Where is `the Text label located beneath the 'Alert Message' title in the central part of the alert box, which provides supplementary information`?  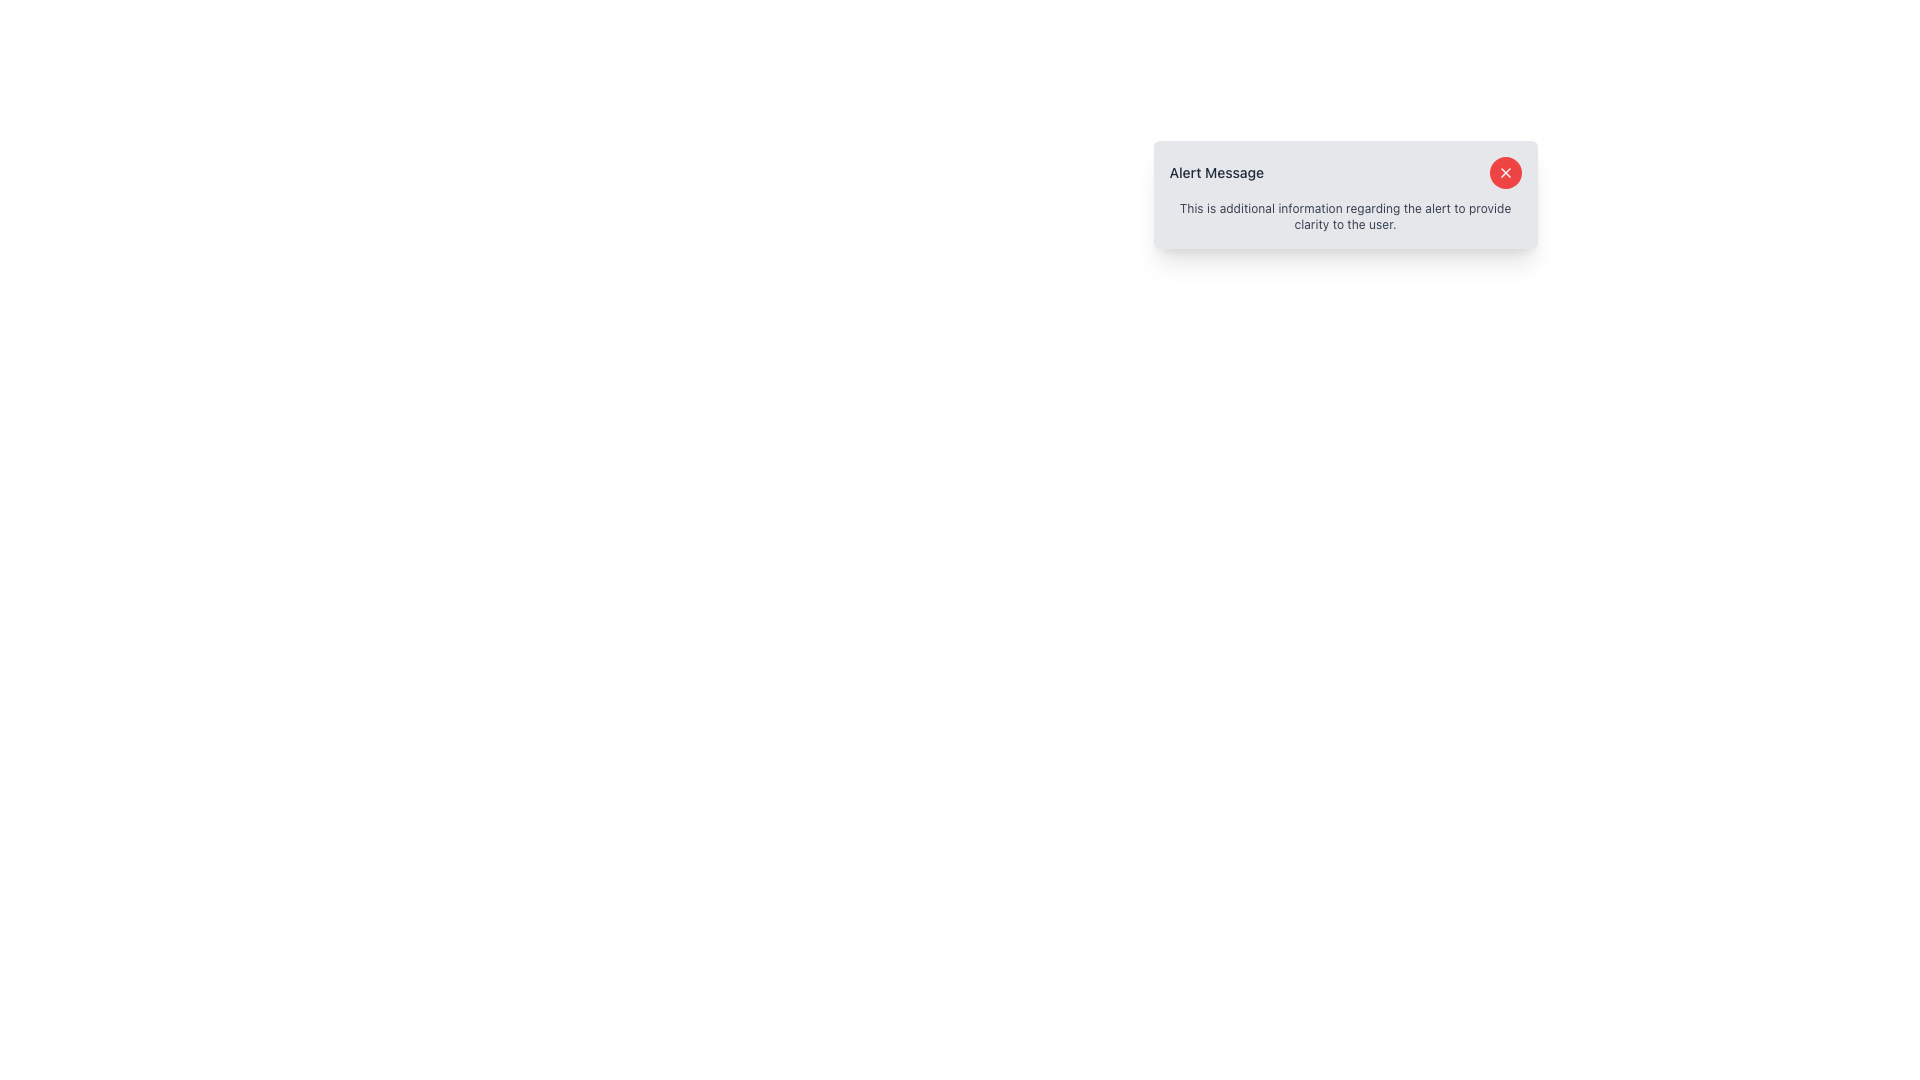
the Text label located beneath the 'Alert Message' title in the central part of the alert box, which provides supplementary information is located at coordinates (1345, 216).